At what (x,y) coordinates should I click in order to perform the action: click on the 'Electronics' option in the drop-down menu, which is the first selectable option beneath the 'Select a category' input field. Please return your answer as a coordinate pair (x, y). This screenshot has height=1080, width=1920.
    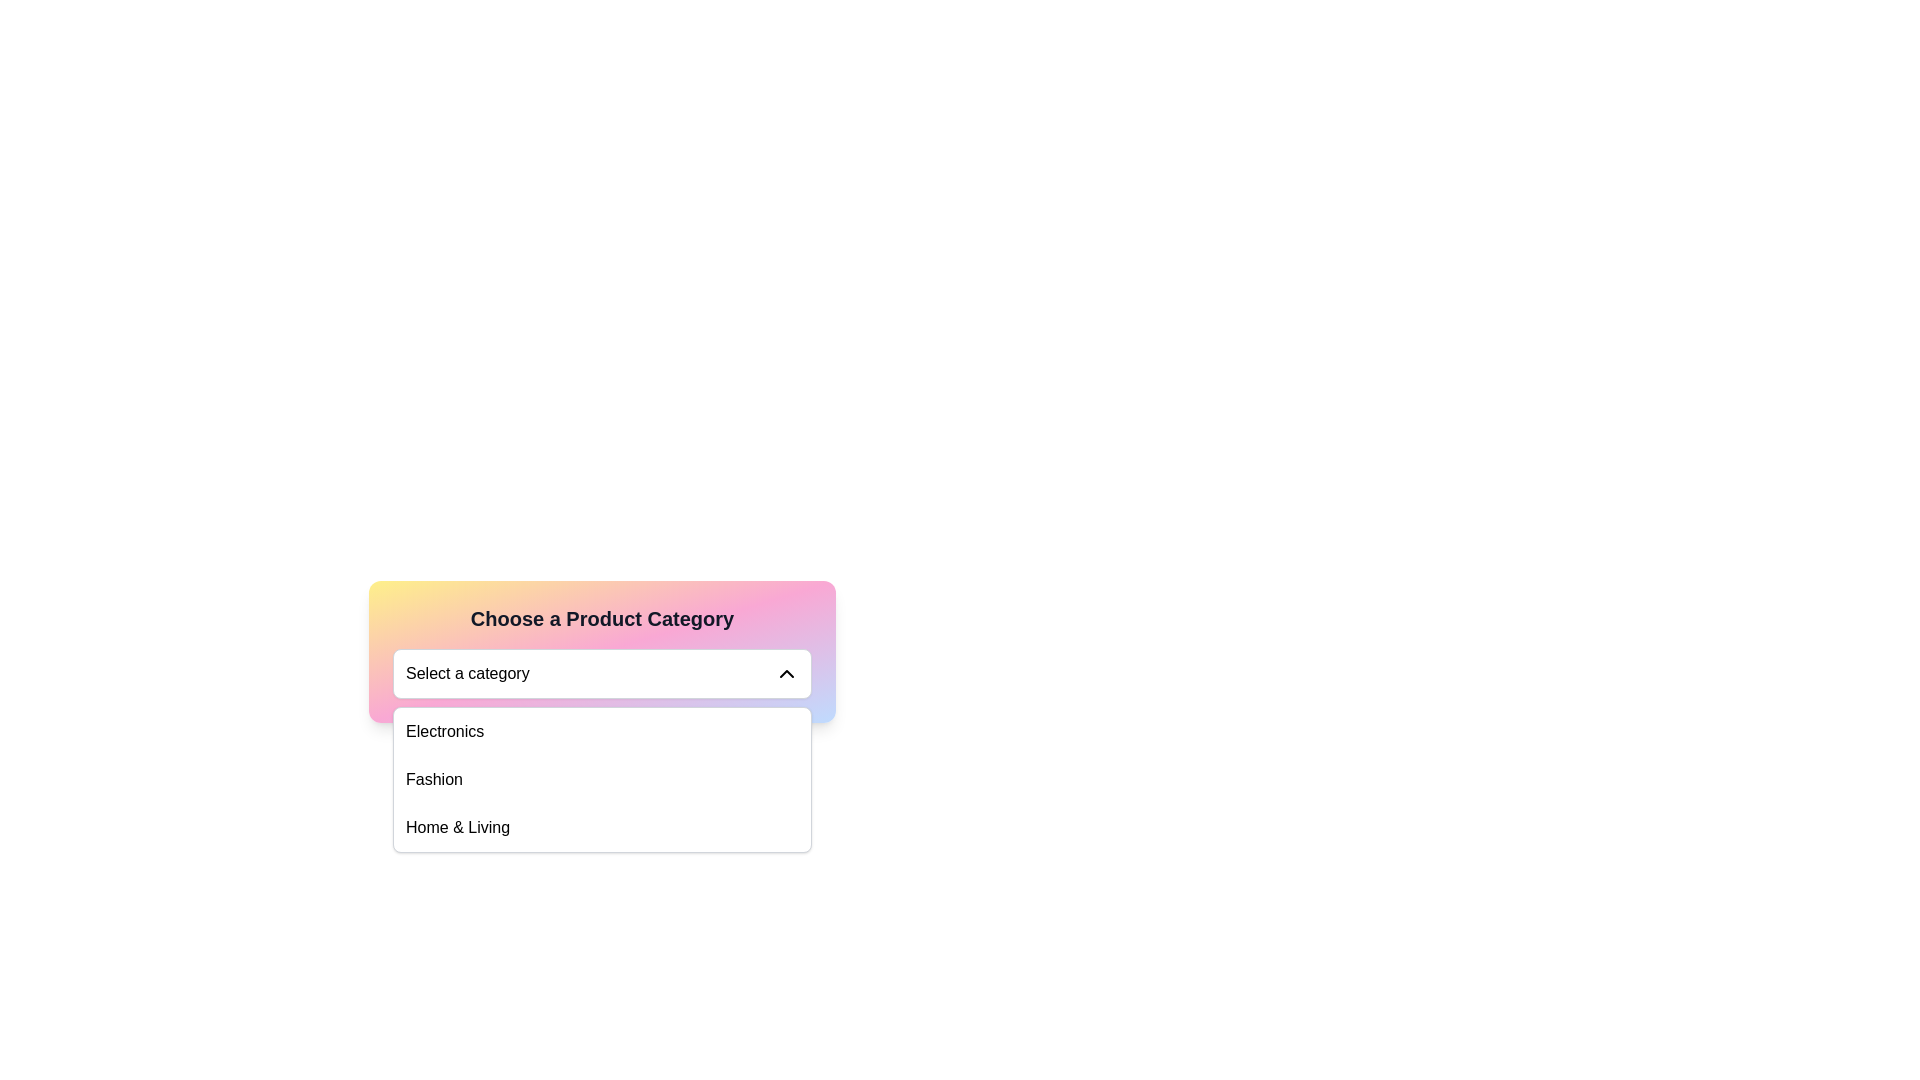
    Looking at the image, I should click on (444, 732).